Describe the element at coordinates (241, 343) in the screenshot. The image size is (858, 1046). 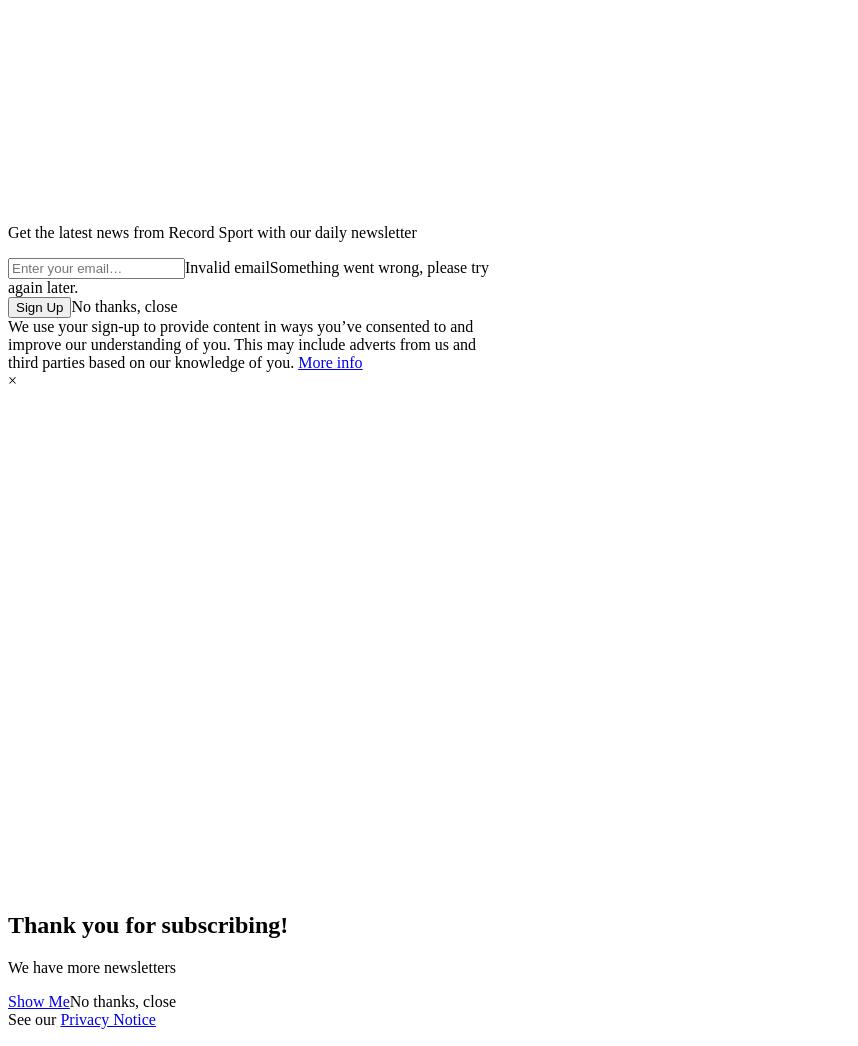
I see `'We use your sign-up to provide content in ways you’ve consented to and improve our understanding of you. This may include adverts from us and third parties based on our knowledge of you.'` at that location.